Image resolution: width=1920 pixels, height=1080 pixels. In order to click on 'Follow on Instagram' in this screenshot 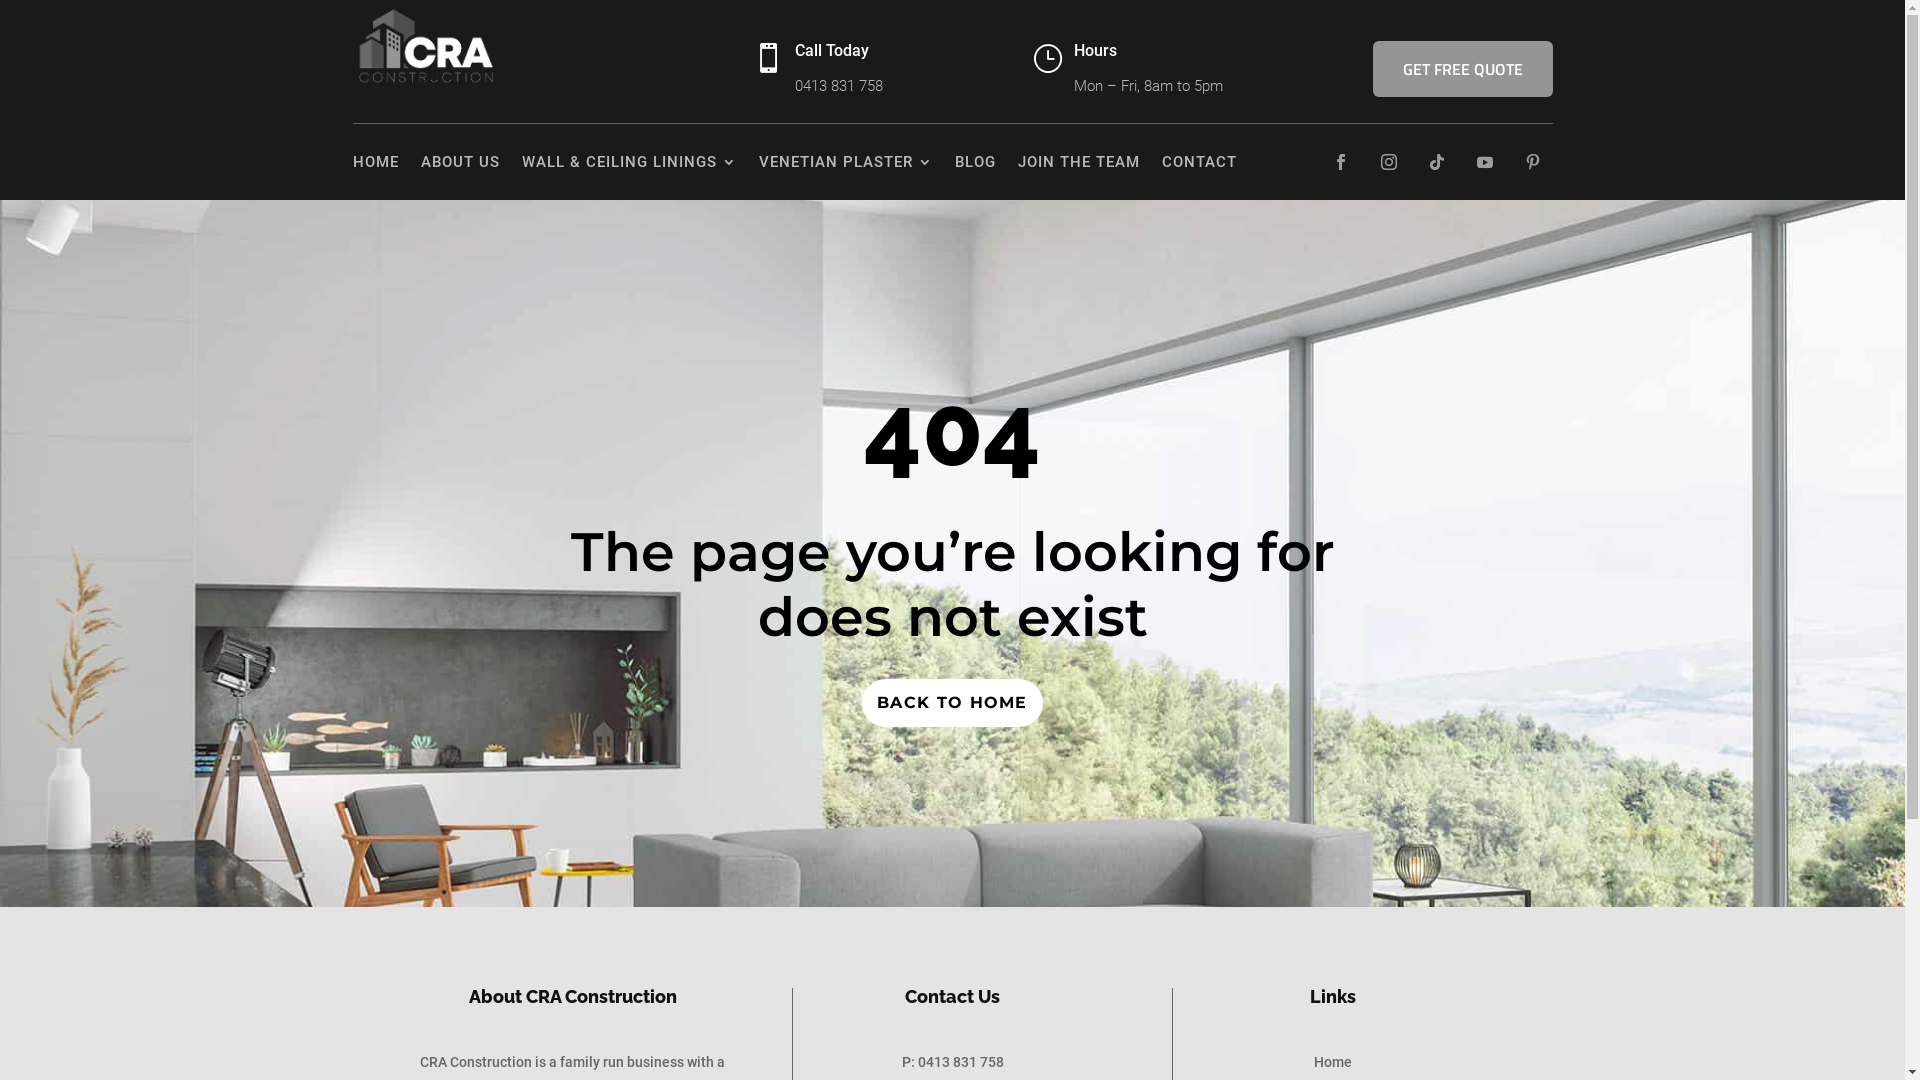, I will do `click(1367, 161)`.